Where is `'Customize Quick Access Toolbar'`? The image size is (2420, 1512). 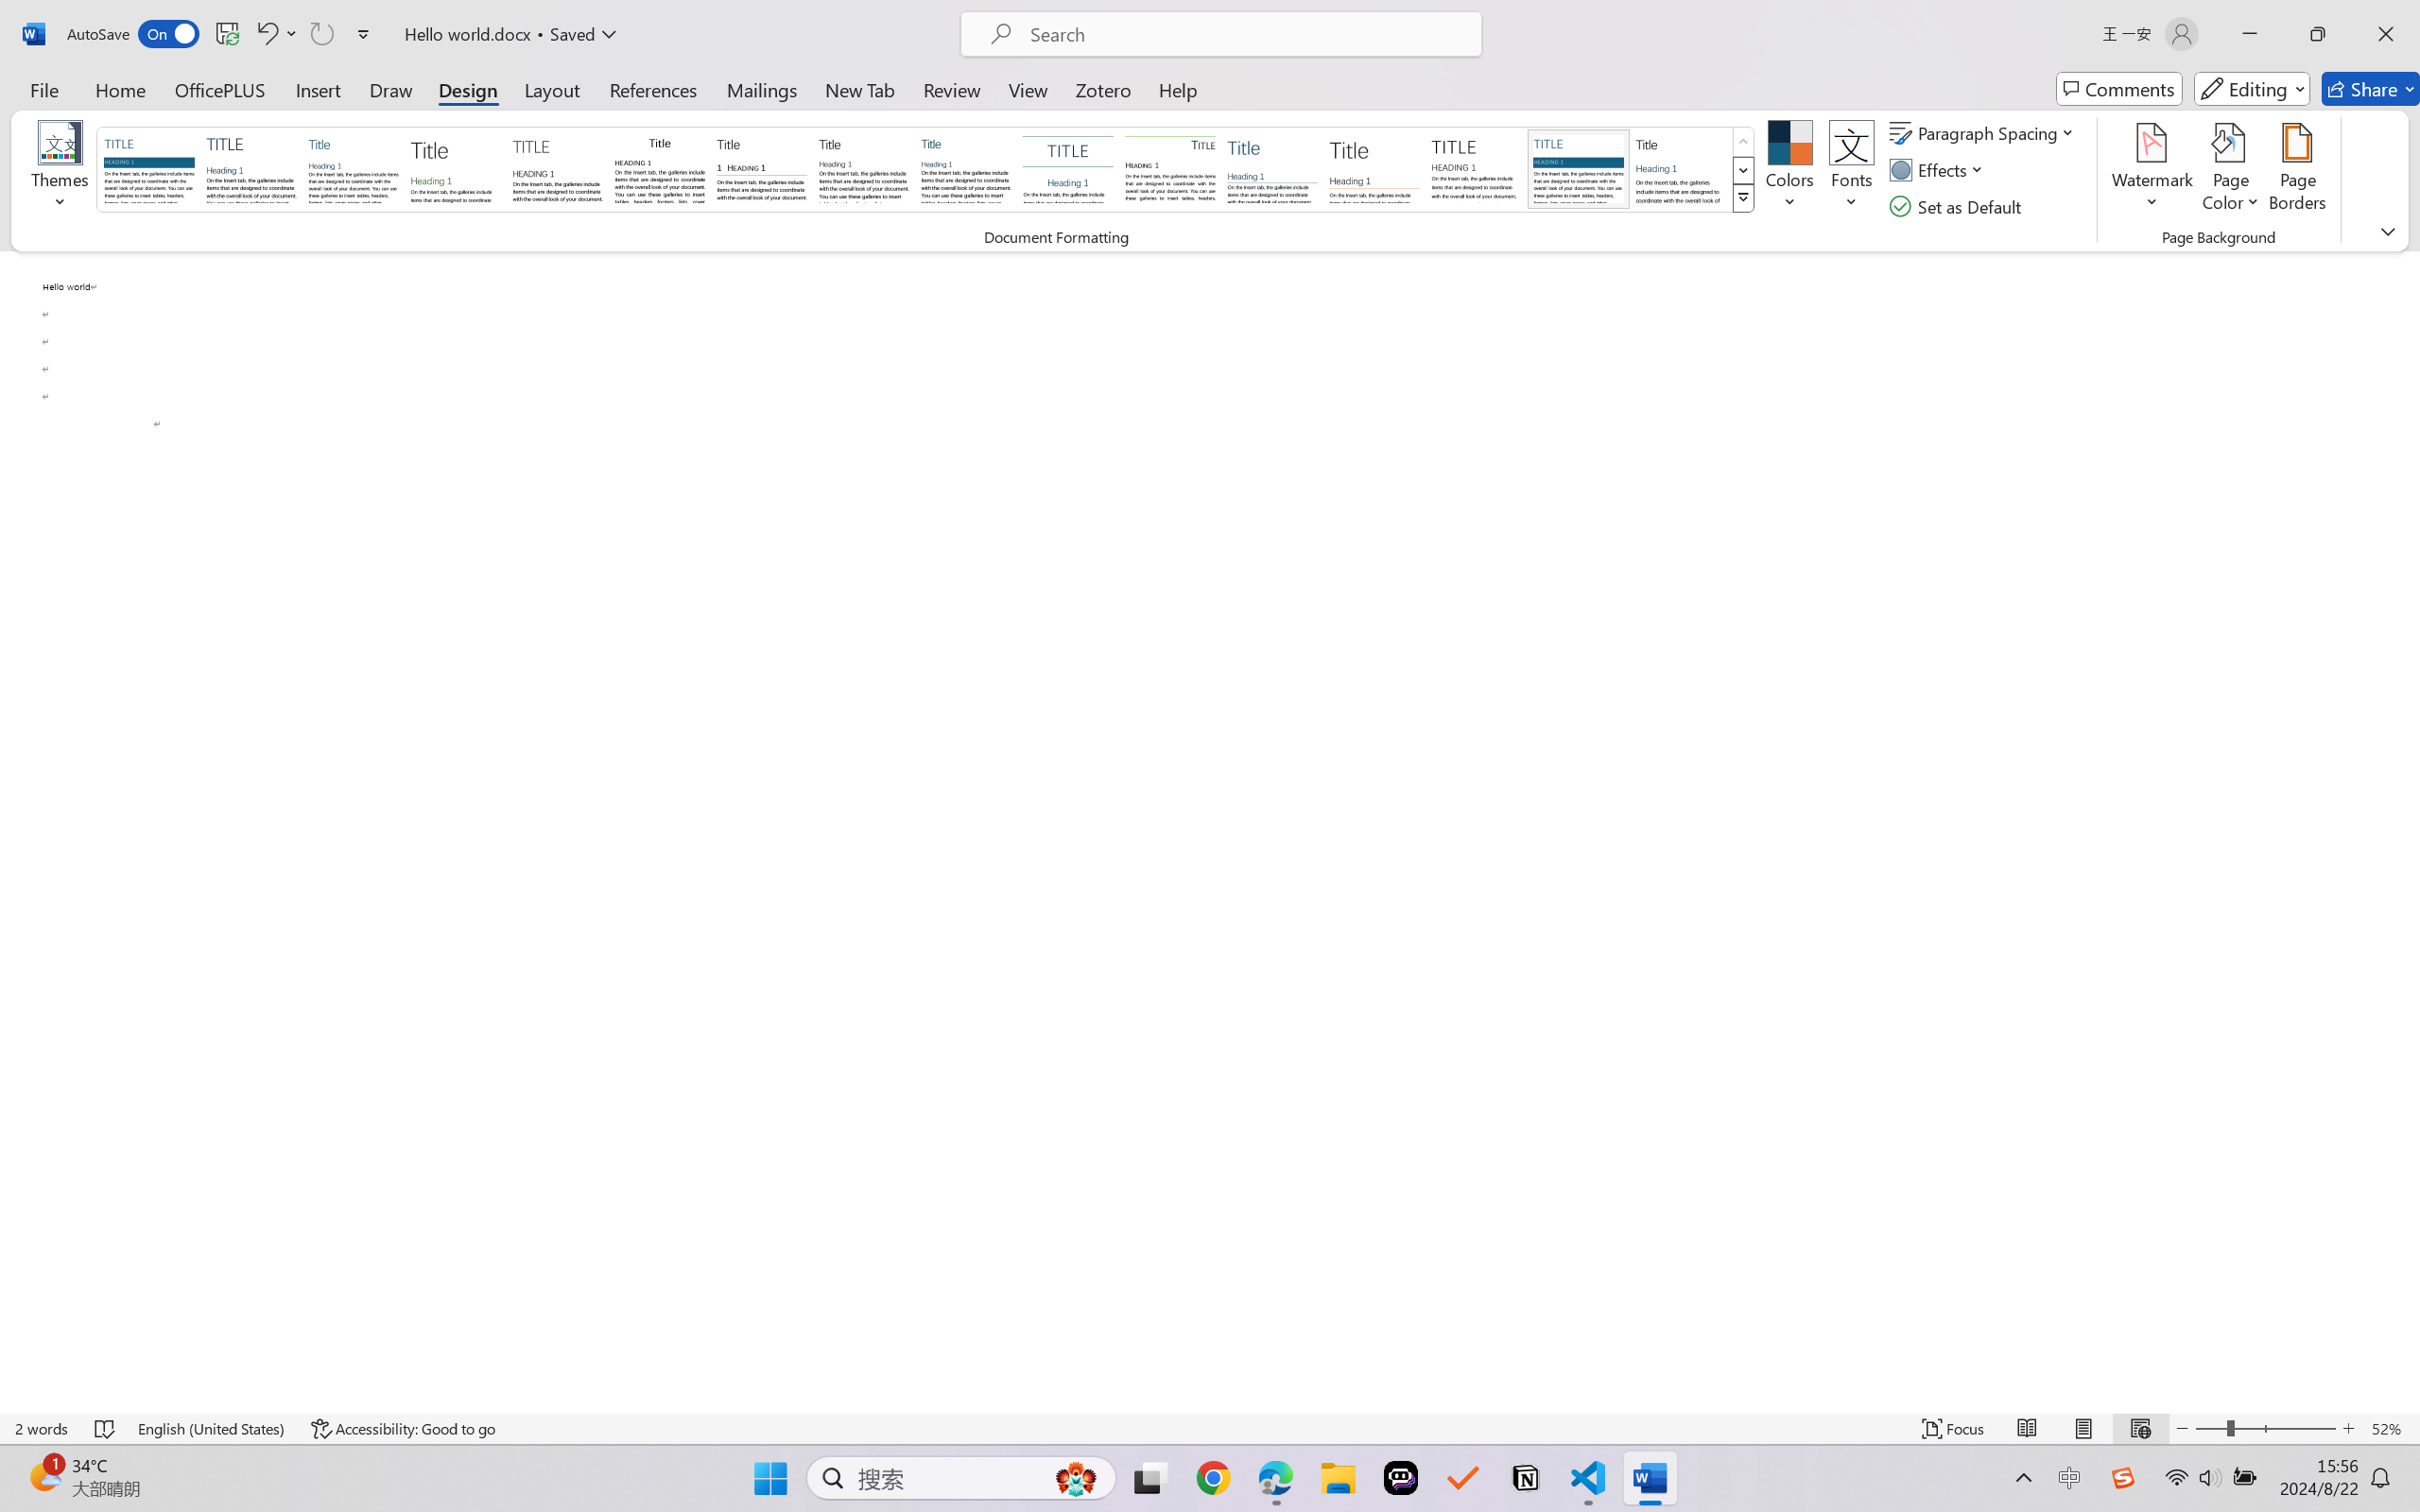 'Customize Quick Access Toolbar' is located at coordinates (363, 33).